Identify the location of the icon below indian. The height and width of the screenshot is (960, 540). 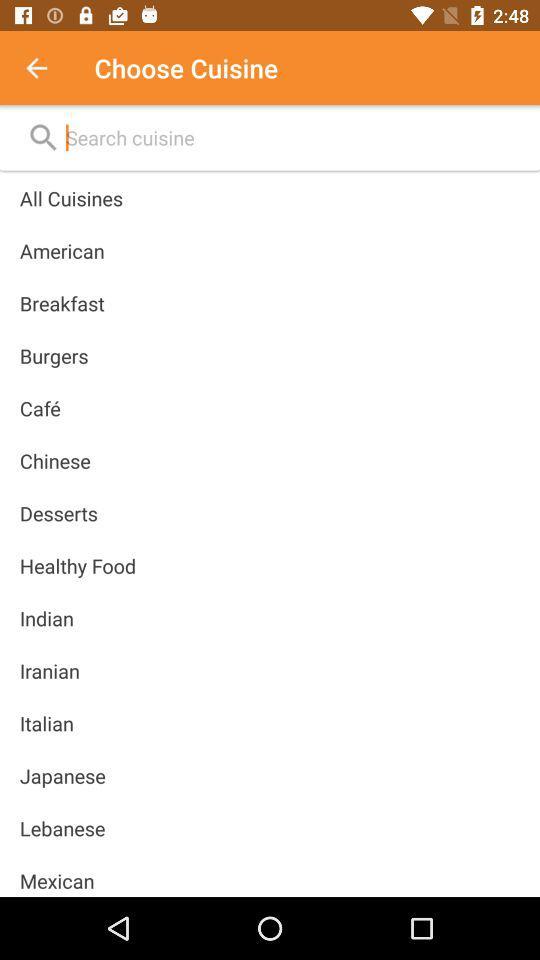
(49, 671).